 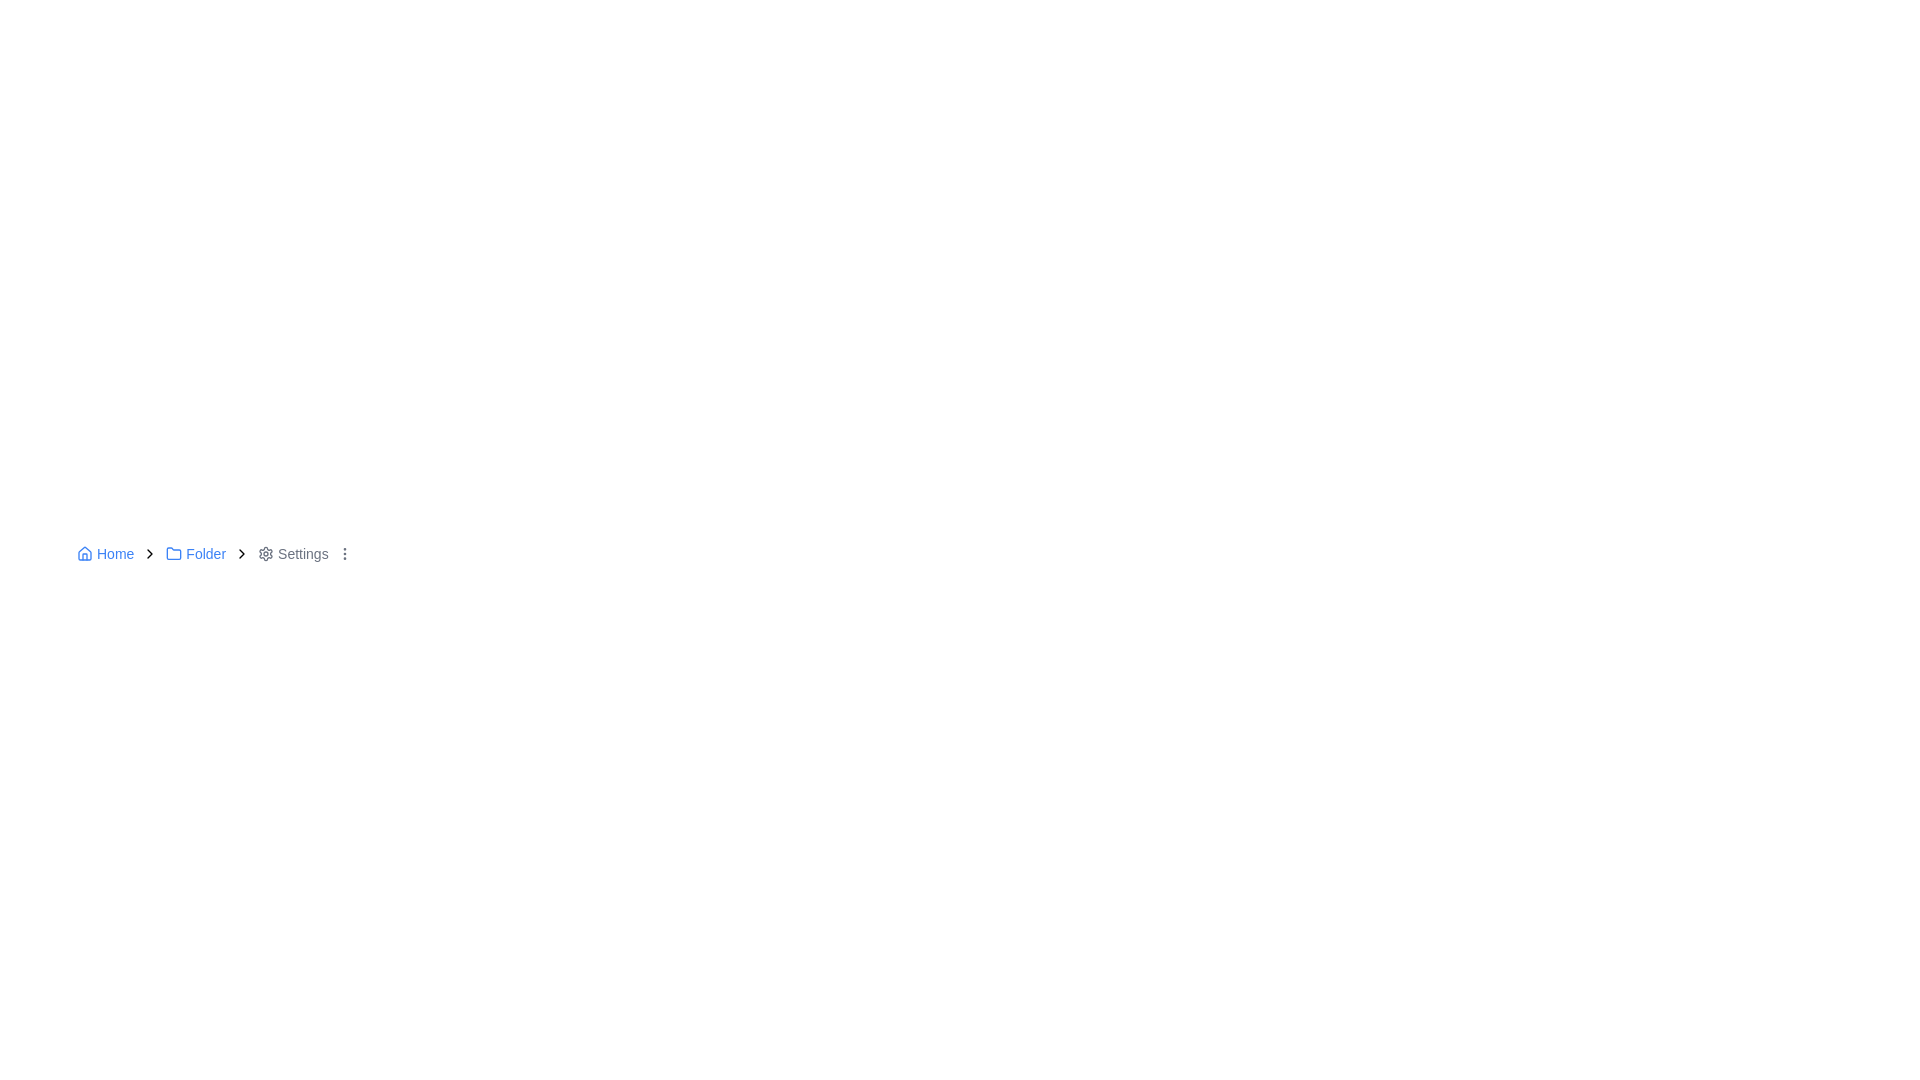 What do you see at coordinates (104, 554) in the screenshot?
I see `the 'Home' breadcrumb link in the top-left corner of the interface` at bounding box center [104, 554].